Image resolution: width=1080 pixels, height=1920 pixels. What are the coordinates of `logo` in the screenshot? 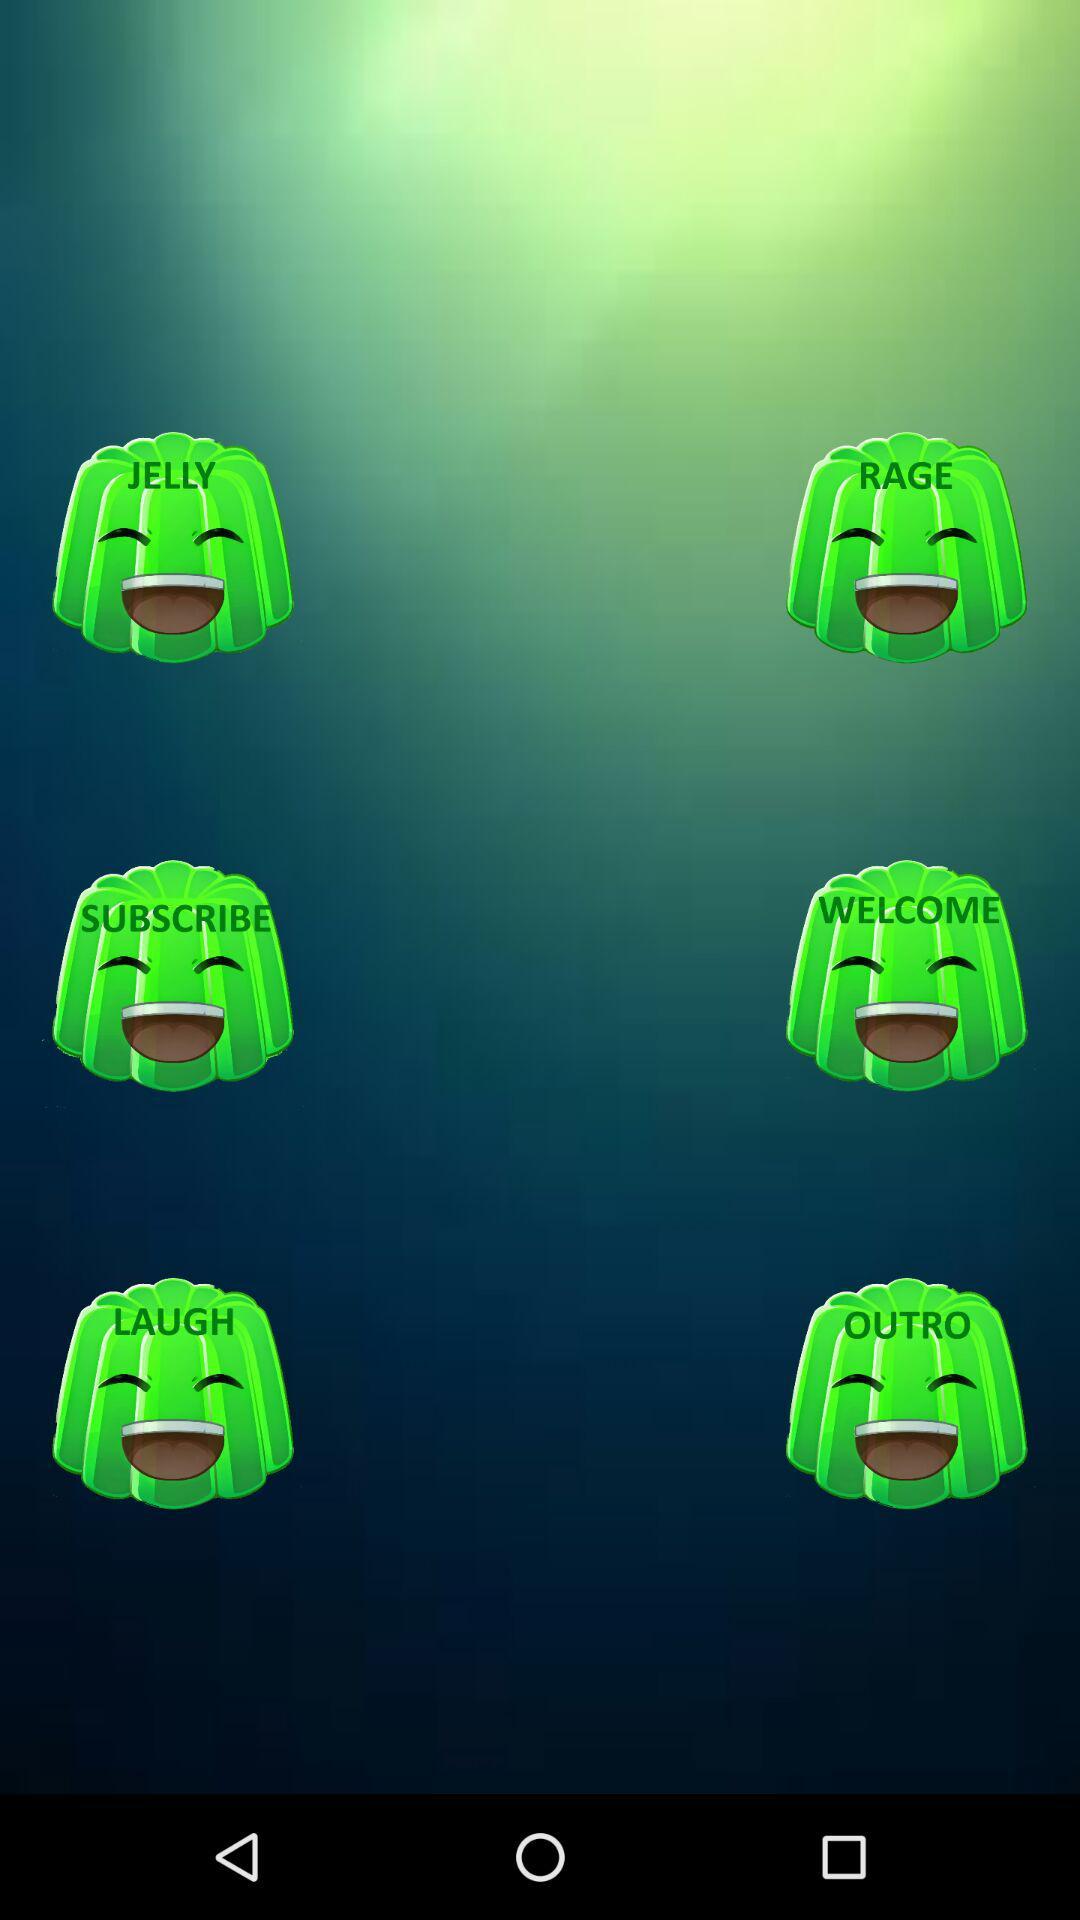 It's located at (172, 1394).